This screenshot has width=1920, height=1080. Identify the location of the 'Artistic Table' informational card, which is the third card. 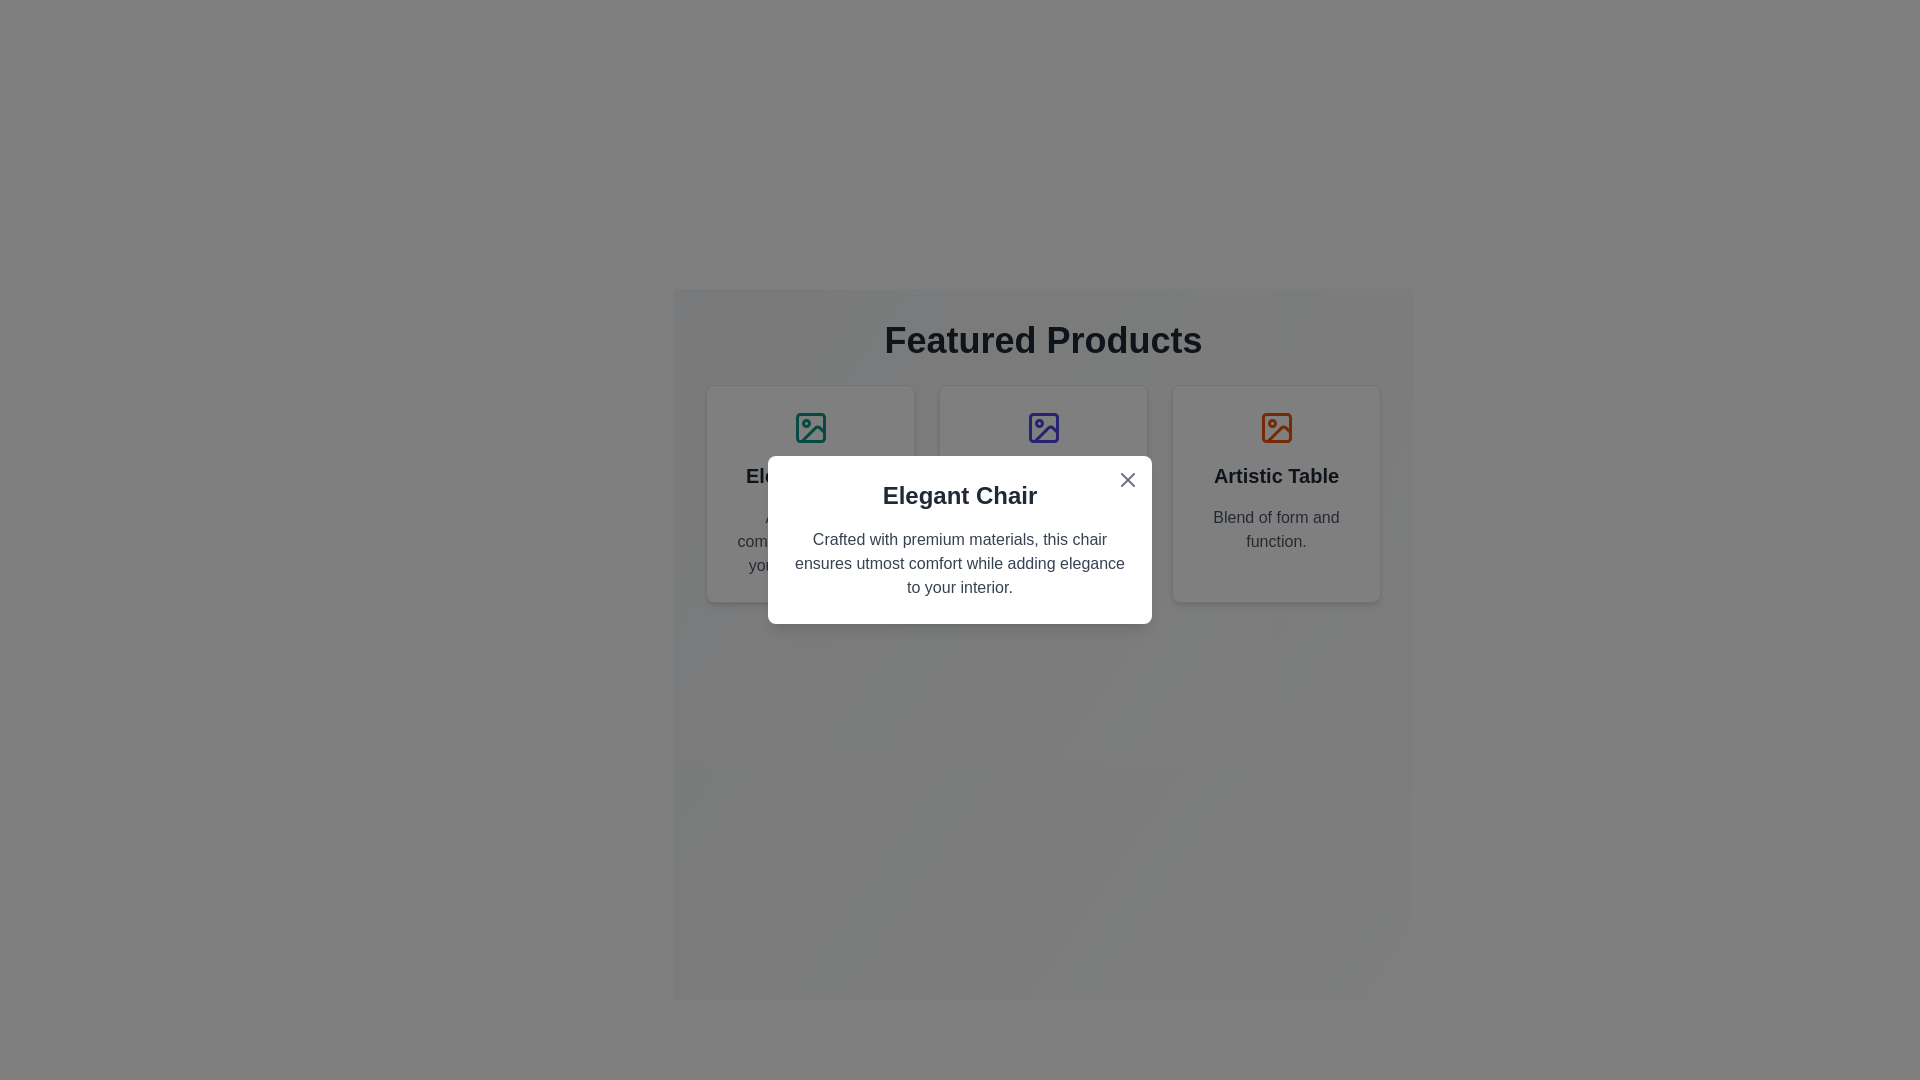
(1275, 493).